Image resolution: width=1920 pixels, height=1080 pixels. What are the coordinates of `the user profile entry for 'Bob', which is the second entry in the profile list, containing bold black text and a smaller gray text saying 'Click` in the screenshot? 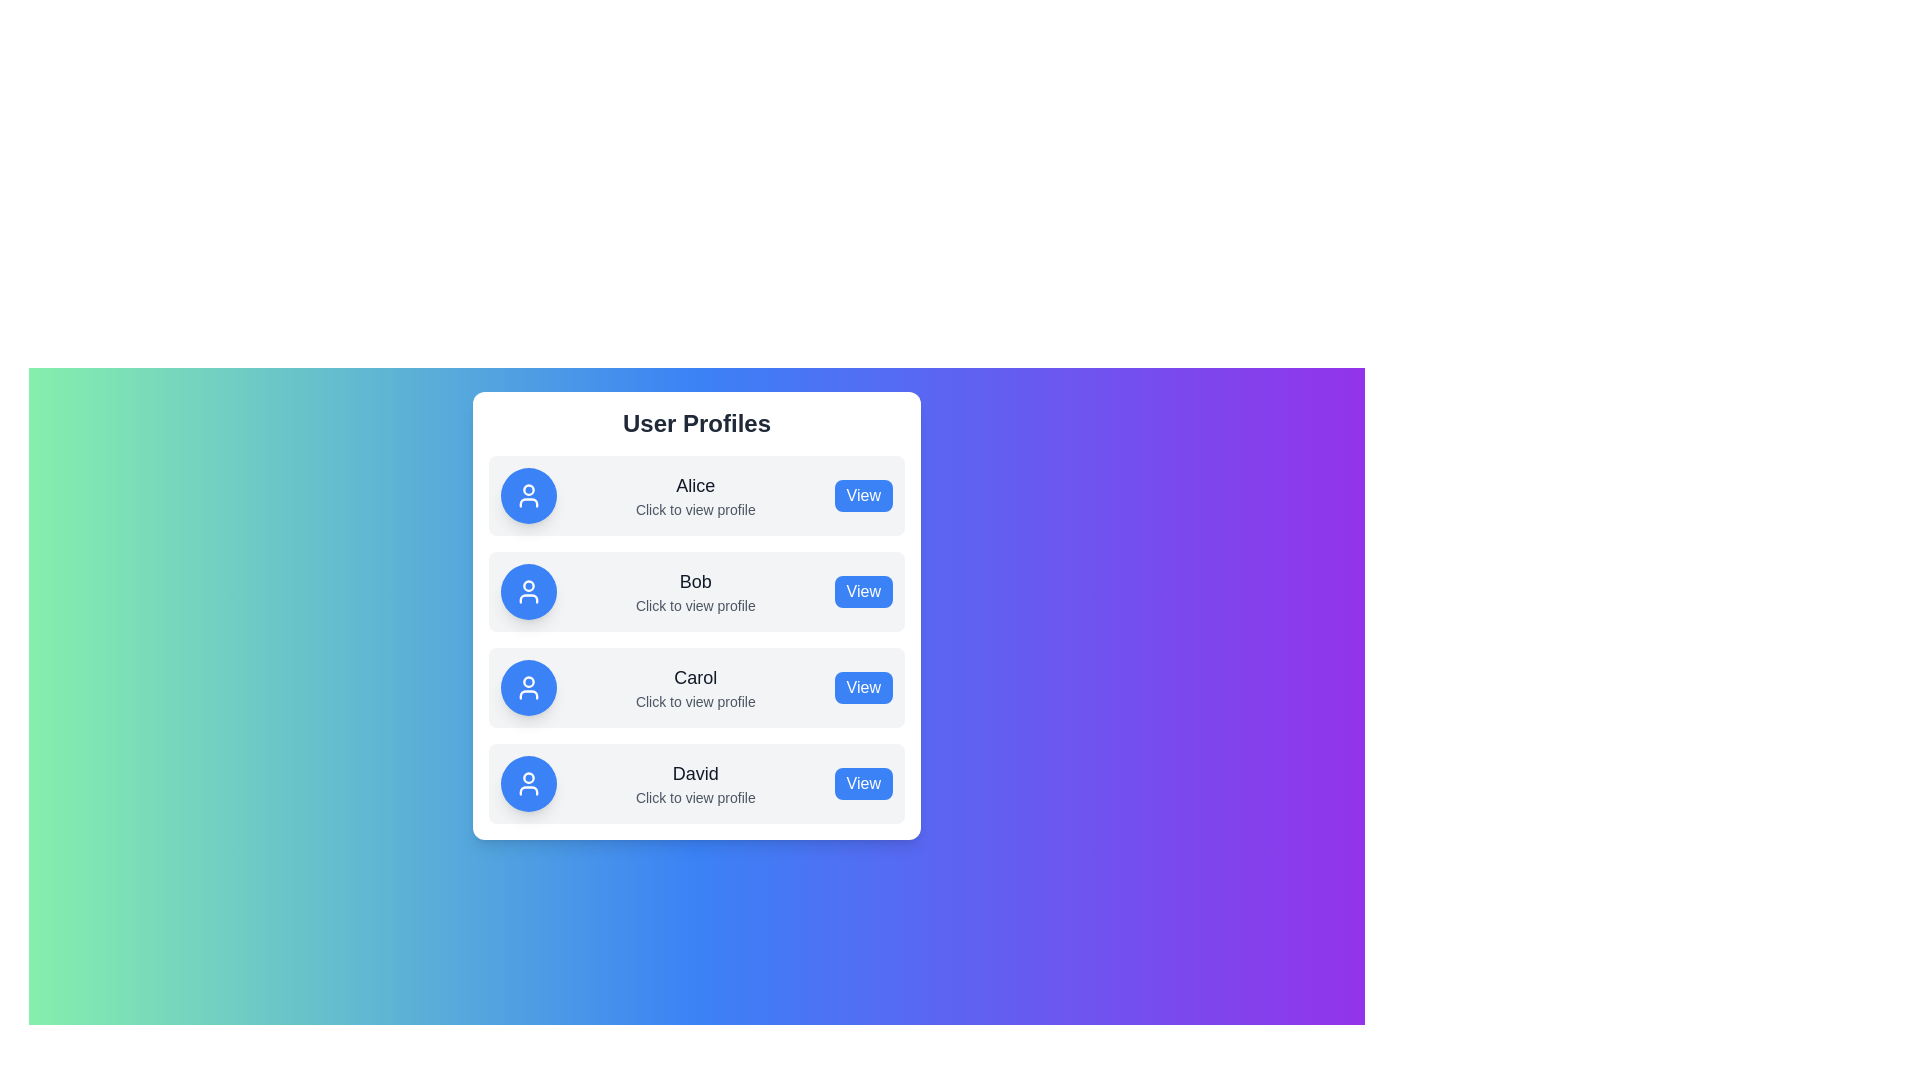 It's located at (695, 590).